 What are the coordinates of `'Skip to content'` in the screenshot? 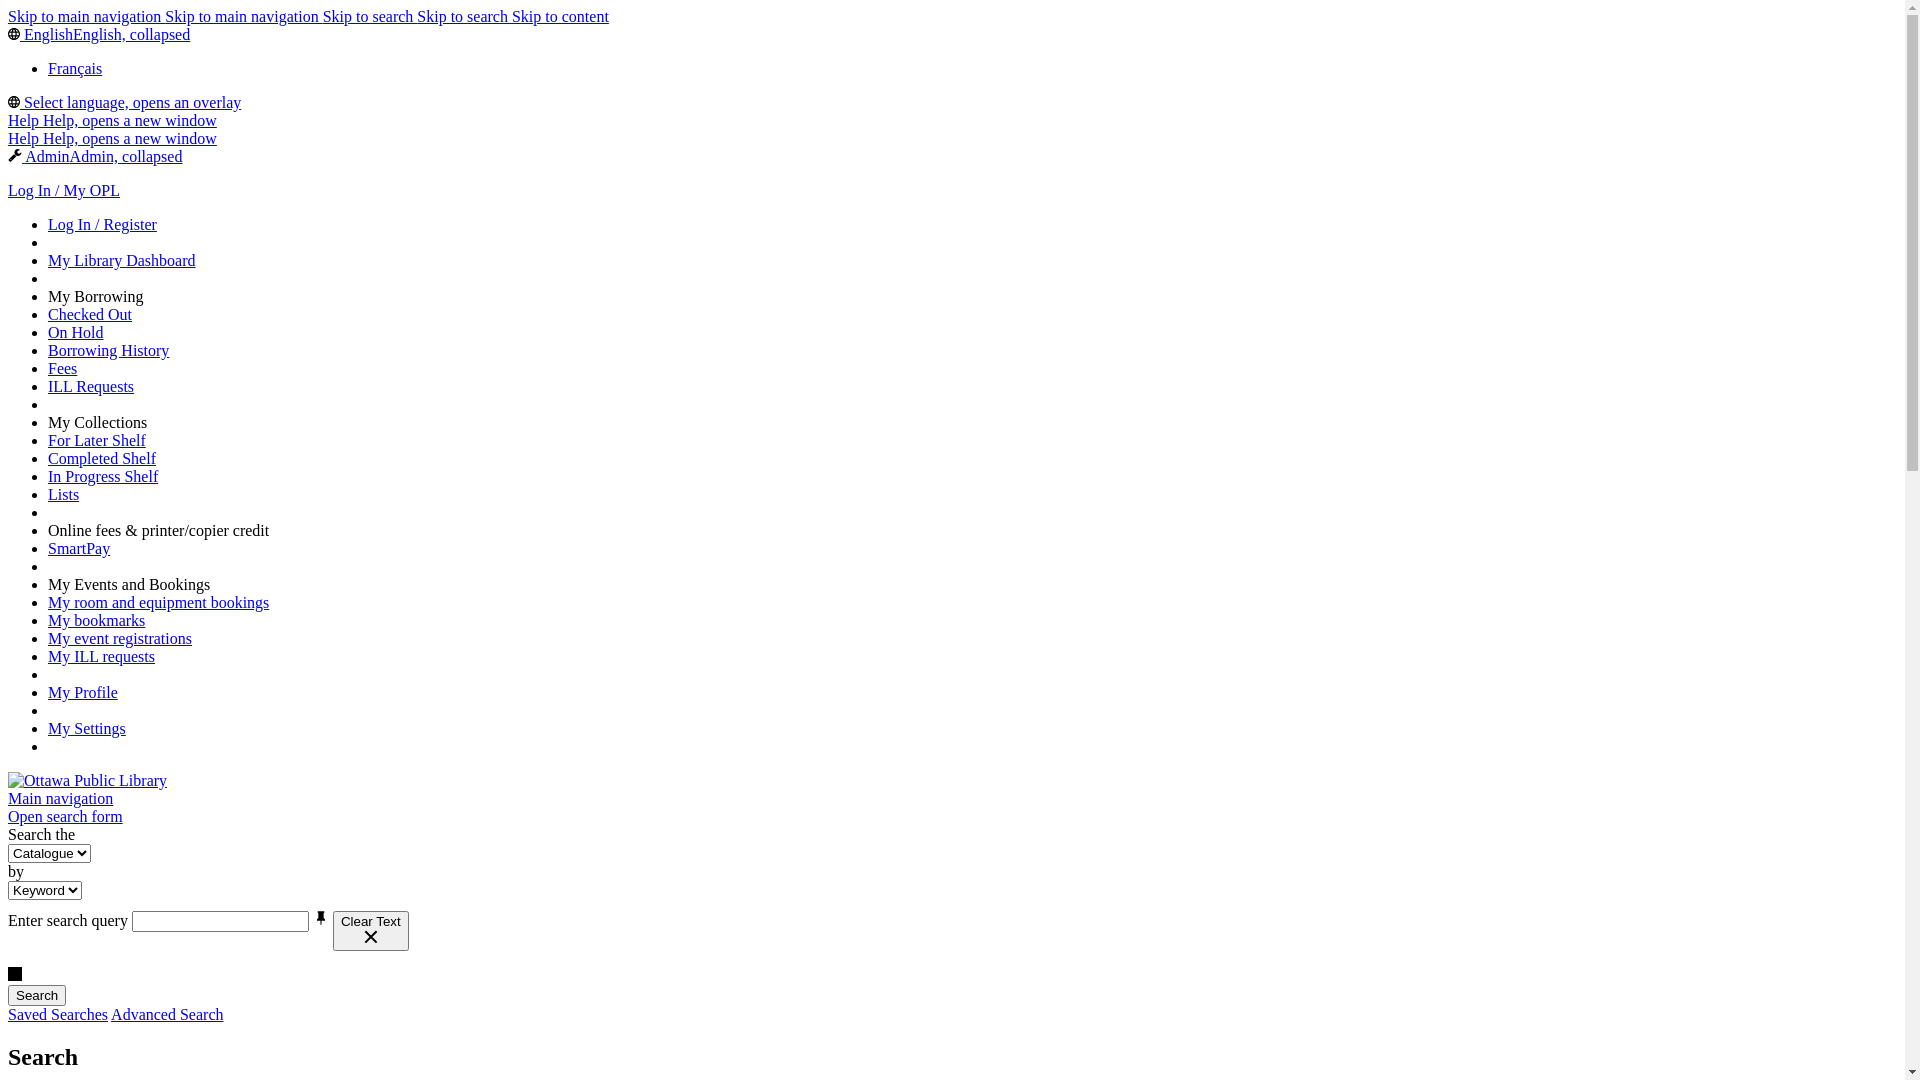 It's located at (512, 16).